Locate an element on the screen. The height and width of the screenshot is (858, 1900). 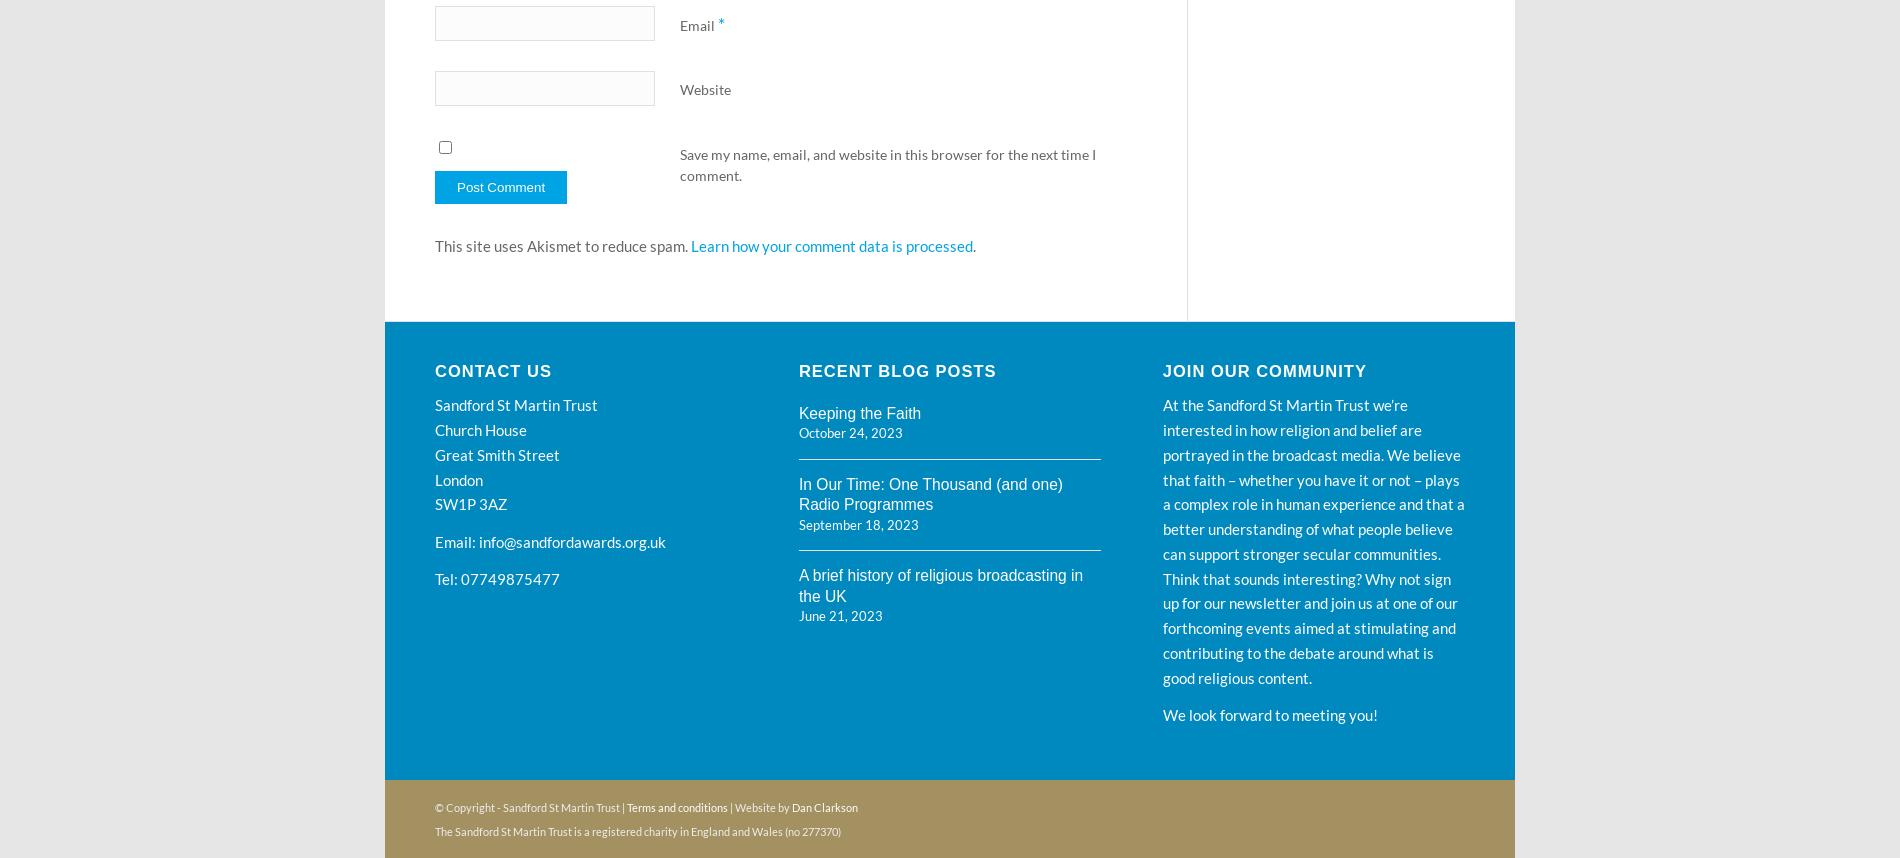
'London' is located at coordinates (458, 478).